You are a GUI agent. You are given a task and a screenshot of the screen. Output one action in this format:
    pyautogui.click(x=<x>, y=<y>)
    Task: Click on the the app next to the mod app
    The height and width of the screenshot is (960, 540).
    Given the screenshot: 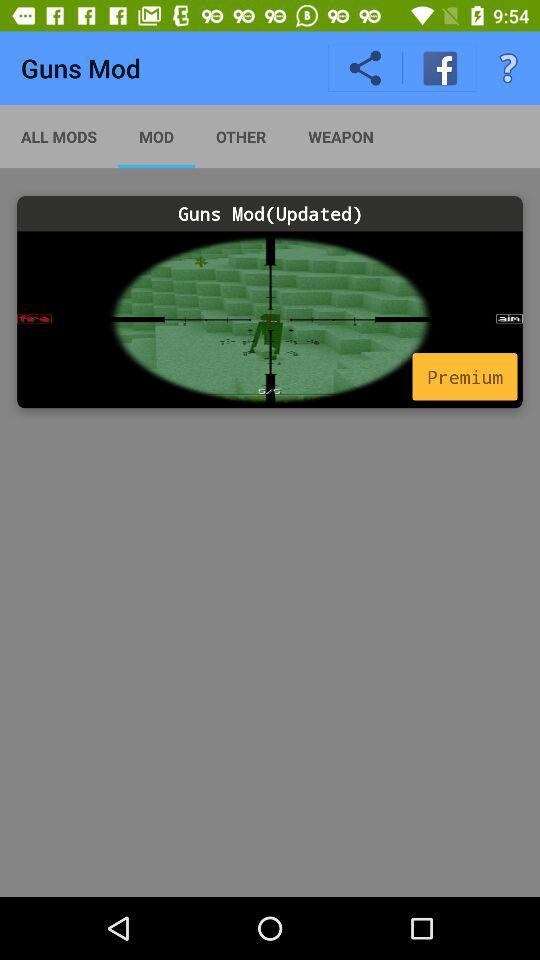 What is the action you would take?
    pyautogui.click(x=241, y=135)
    